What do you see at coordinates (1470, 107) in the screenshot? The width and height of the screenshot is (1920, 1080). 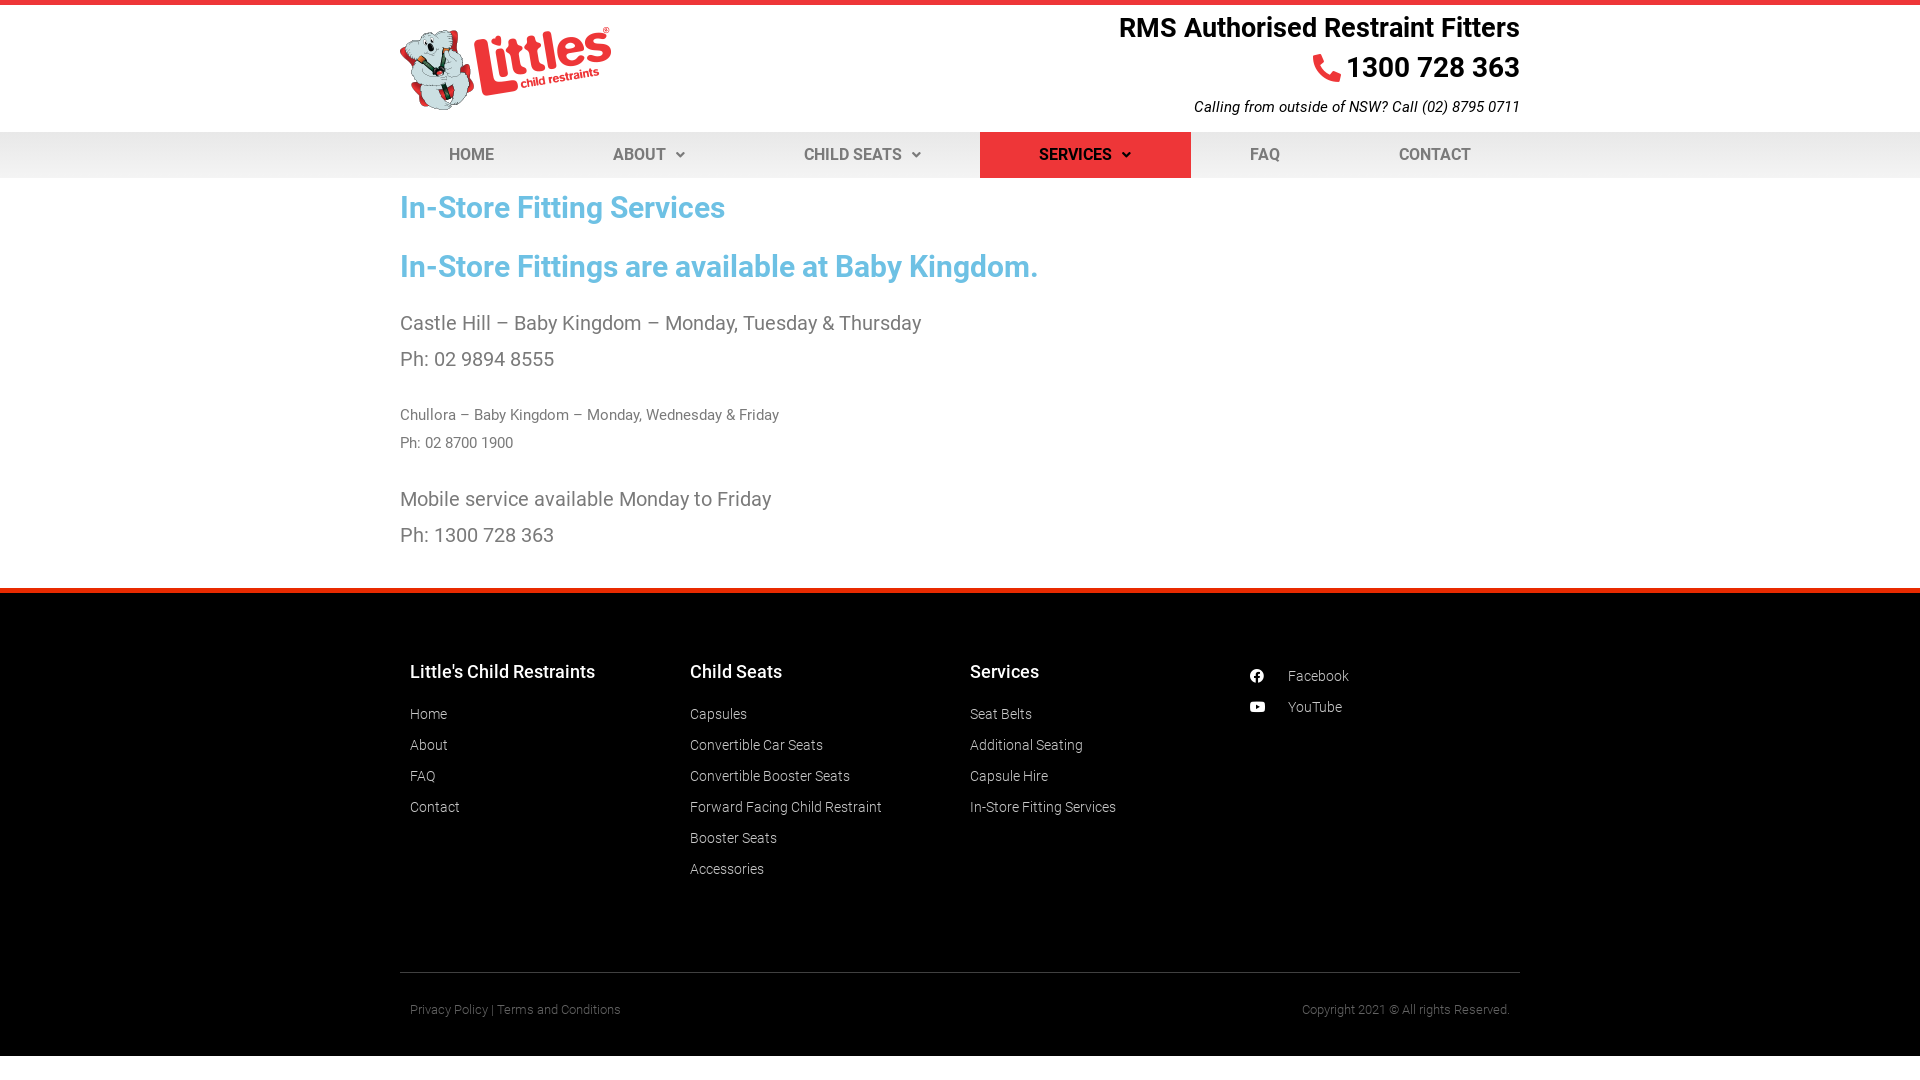 I see `'(02) 8795 0711'` at bounding box center [1470, 107].